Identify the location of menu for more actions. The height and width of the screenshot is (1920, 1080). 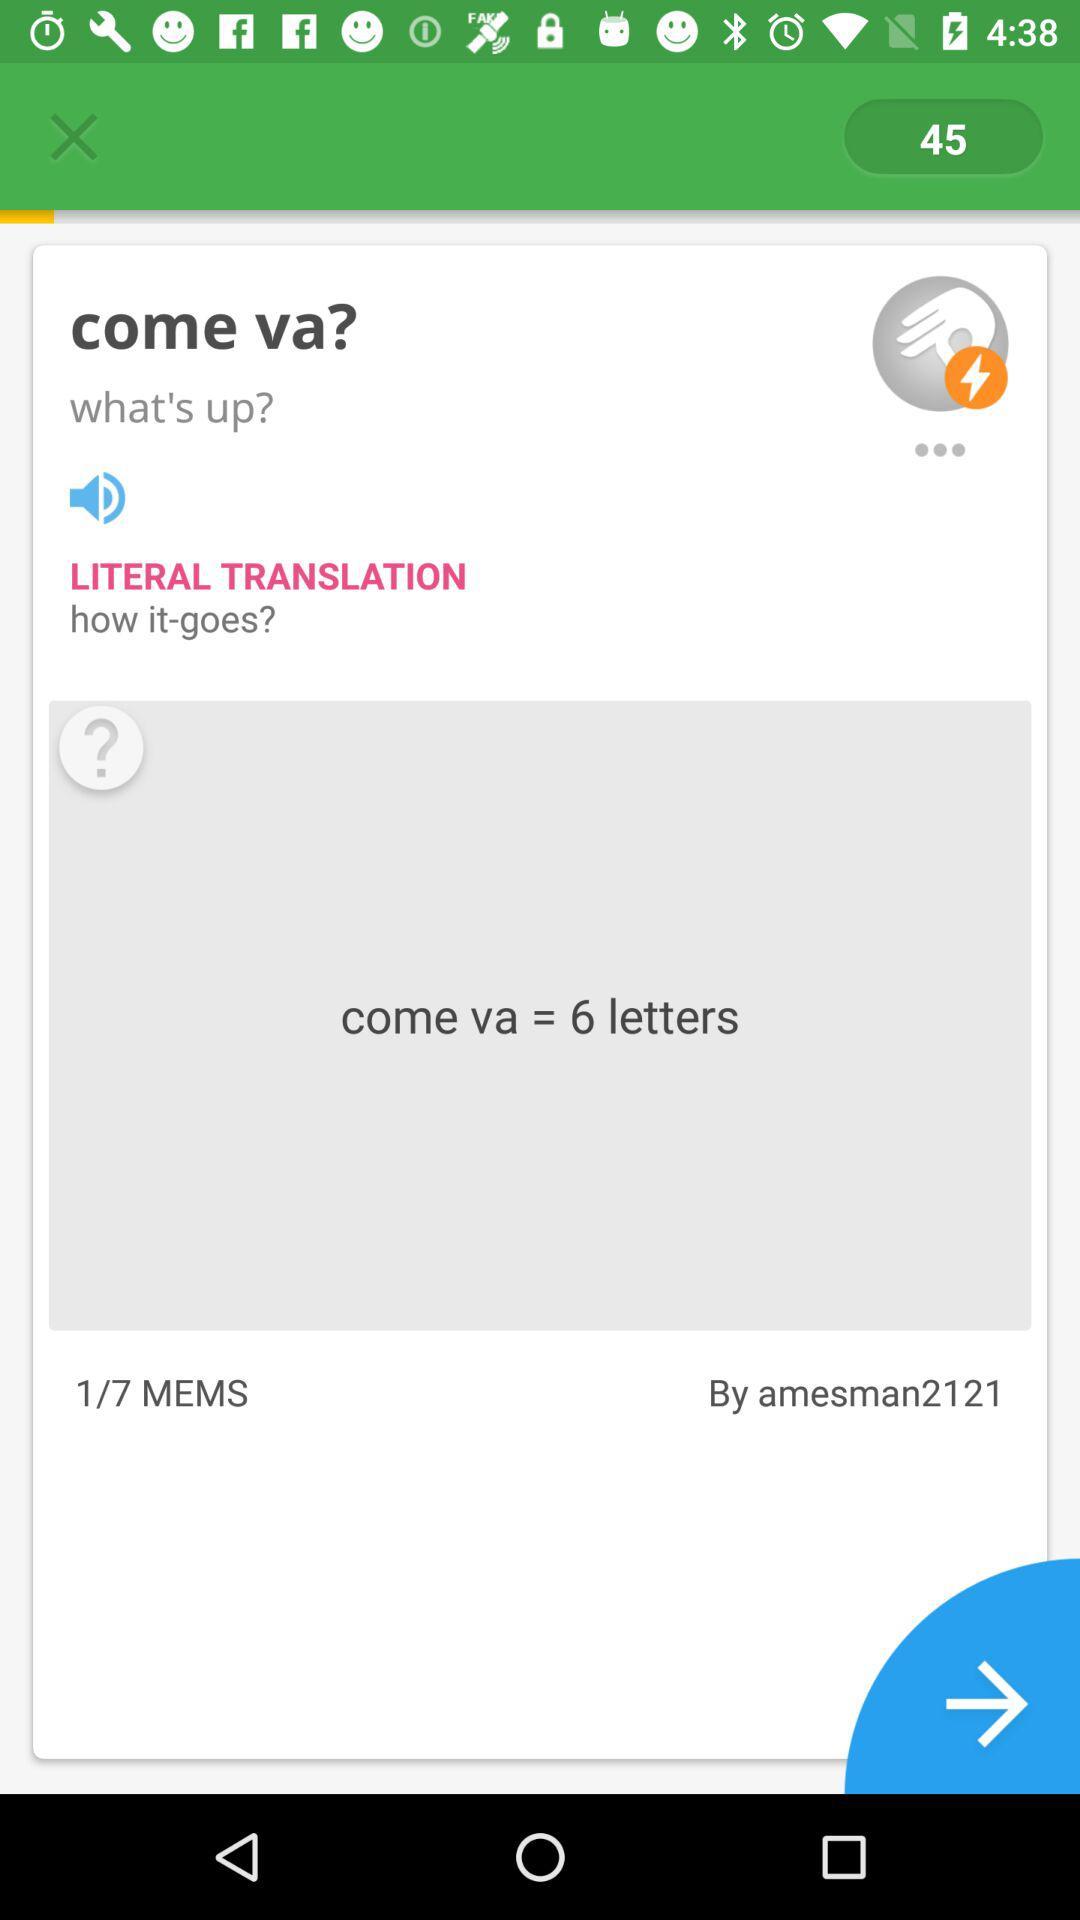
(940, 449).